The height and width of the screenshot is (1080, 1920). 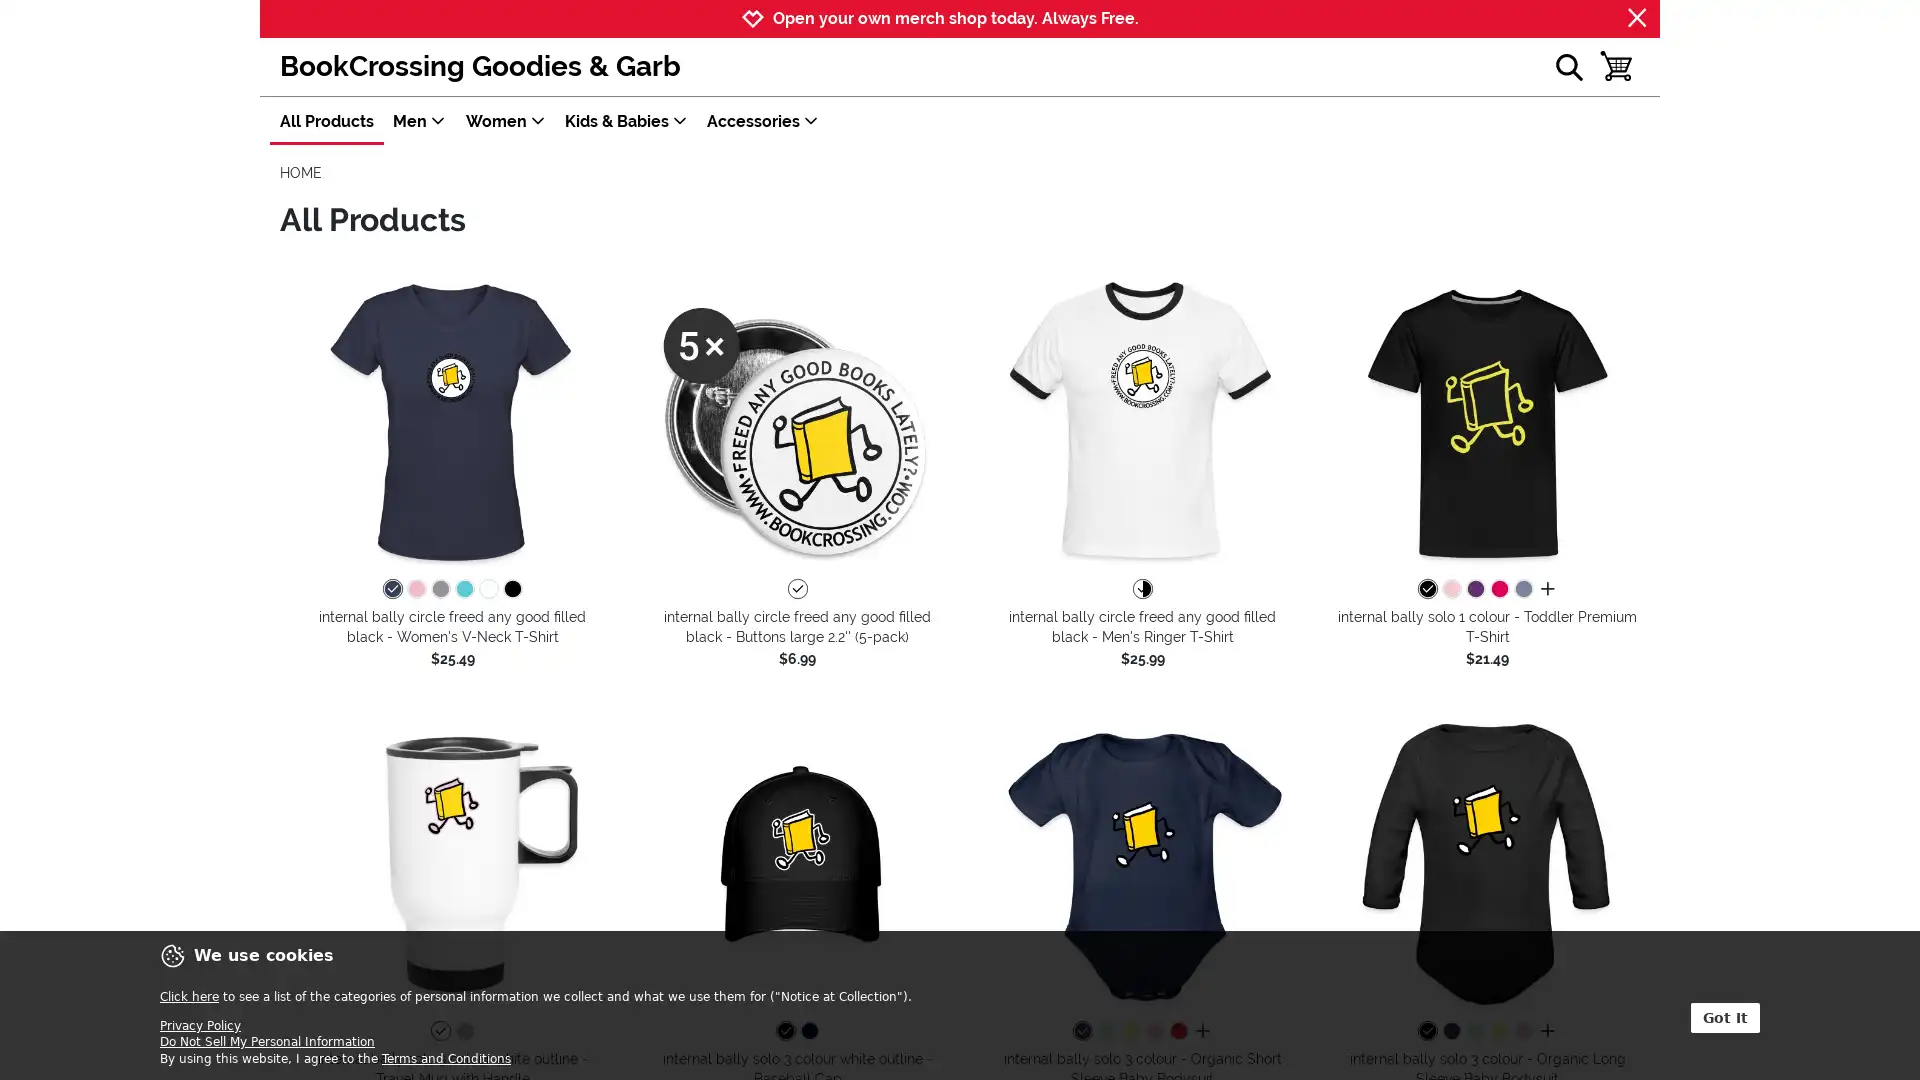 I want to click on light pink, so click(x=1521, y=1032).